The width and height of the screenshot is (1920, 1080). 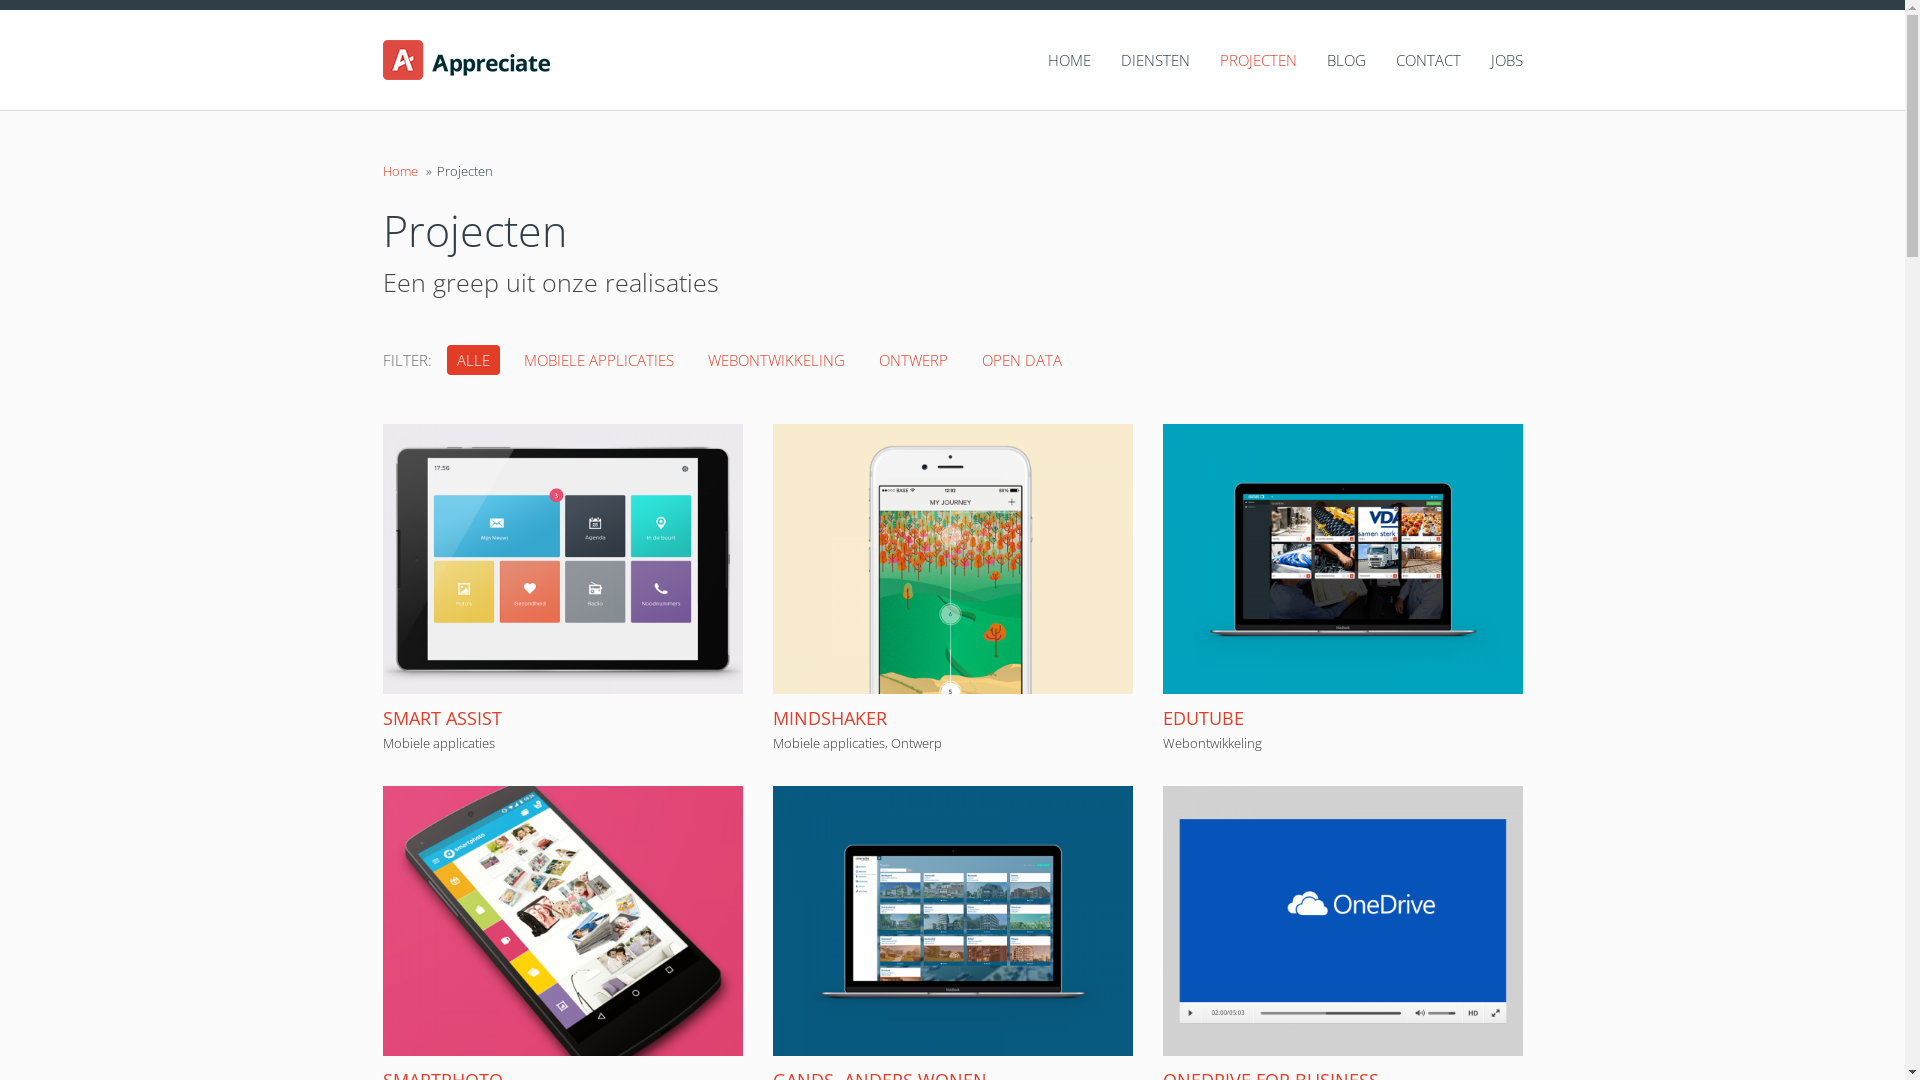 What do you see at coordinates (828, 743) in the screenshot?
I see `'Mobiele applicaties'` at bounding box center [828, 743].